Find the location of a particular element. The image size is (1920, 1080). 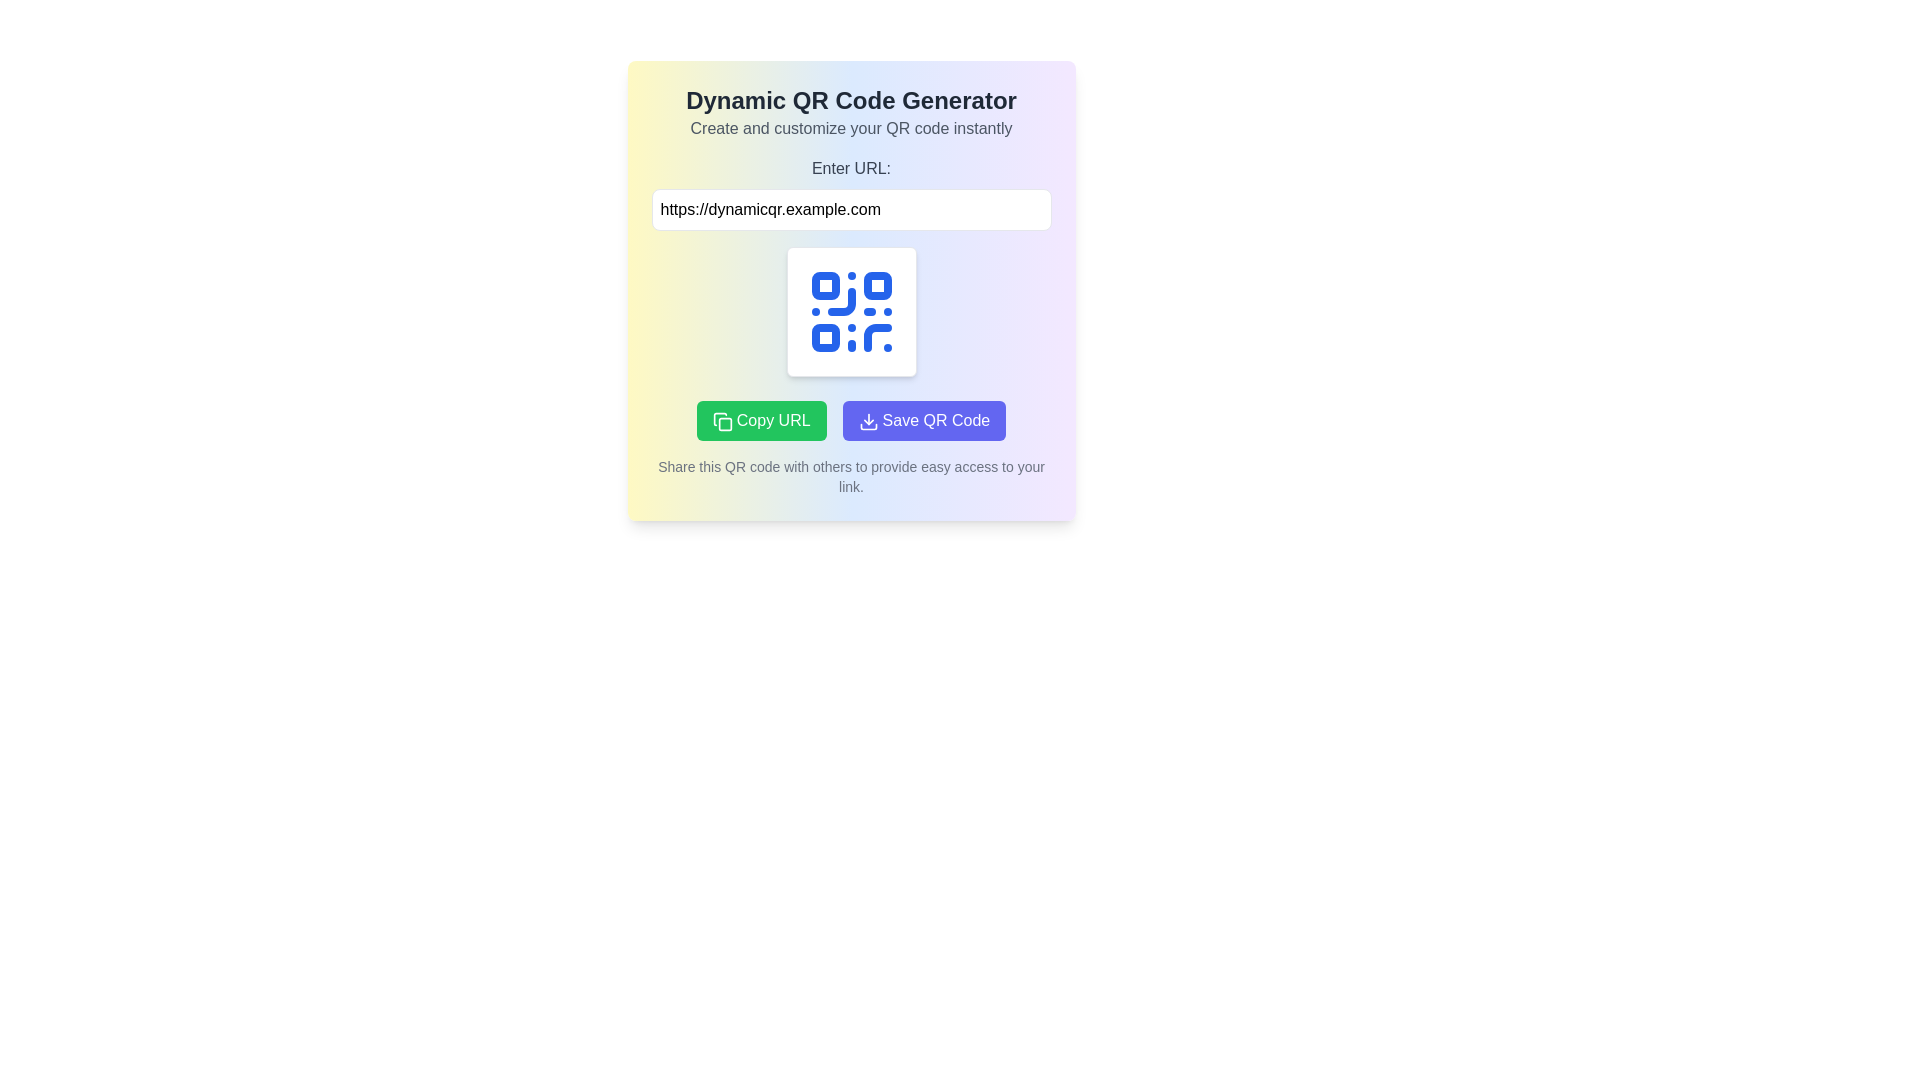

the dynamically generated QR code element located beneath the URL input field, above the 'Copy URL' and 'Save QR Code' buttons is located at coordinates (851, 312).